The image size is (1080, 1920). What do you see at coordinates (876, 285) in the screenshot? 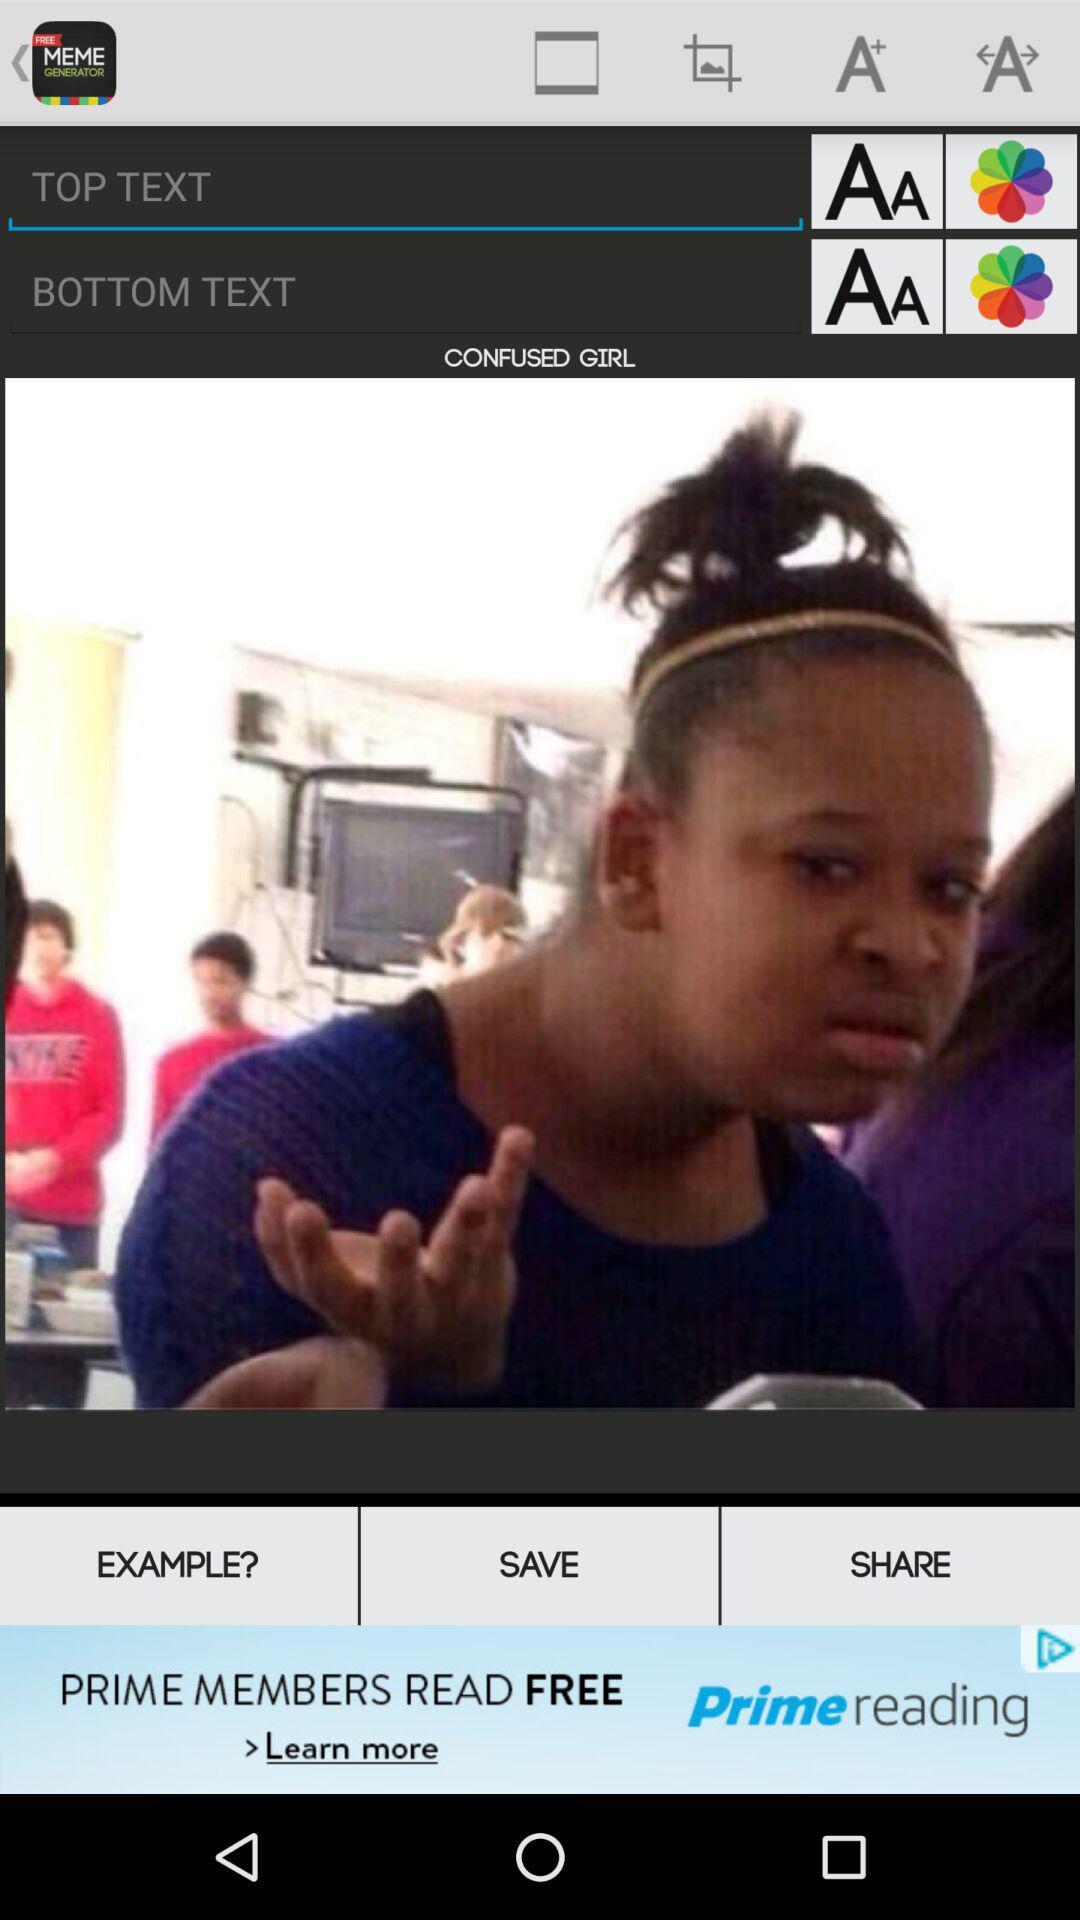
I see `font size` at bounding box center [876, 285].